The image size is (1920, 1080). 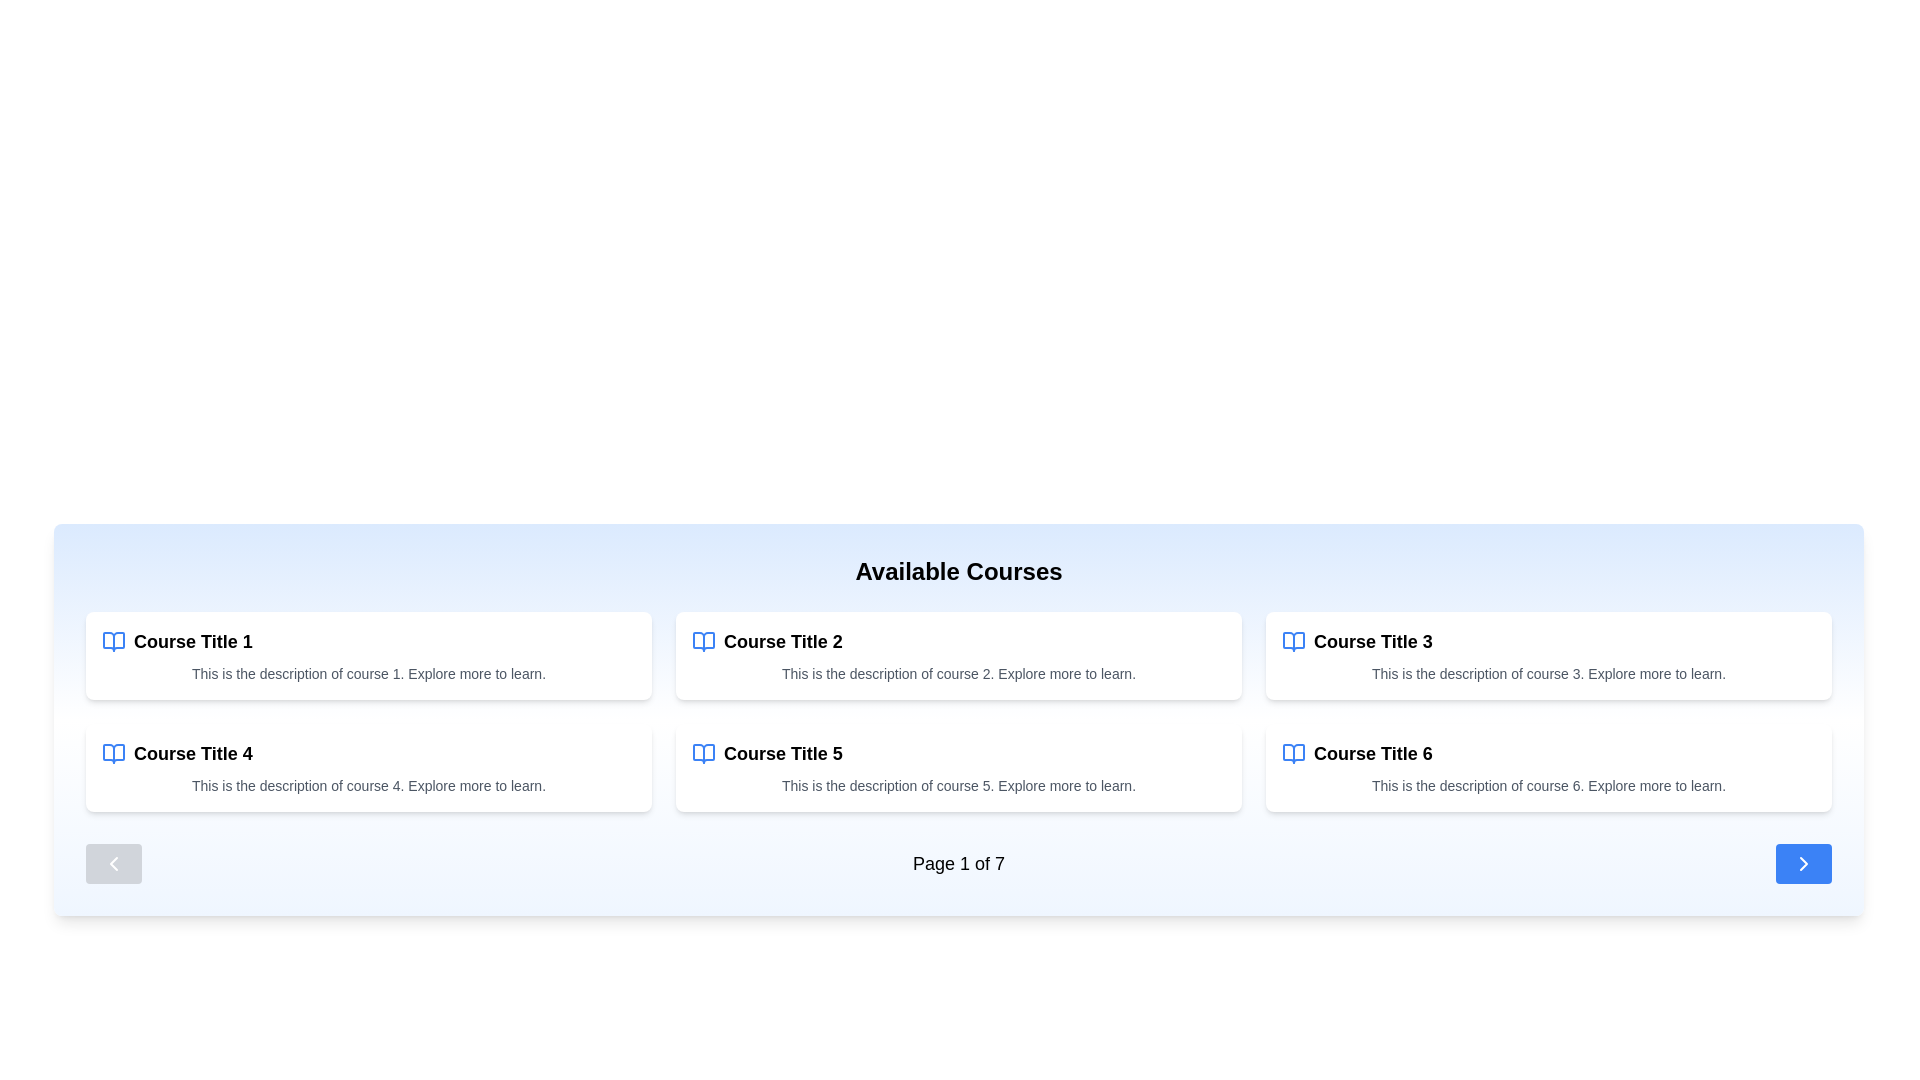 What do you see at coordinates (704, 641) in the screenshot?
I see `the course icon representing 'Course Title 2'` at bounding box center [704, 641].